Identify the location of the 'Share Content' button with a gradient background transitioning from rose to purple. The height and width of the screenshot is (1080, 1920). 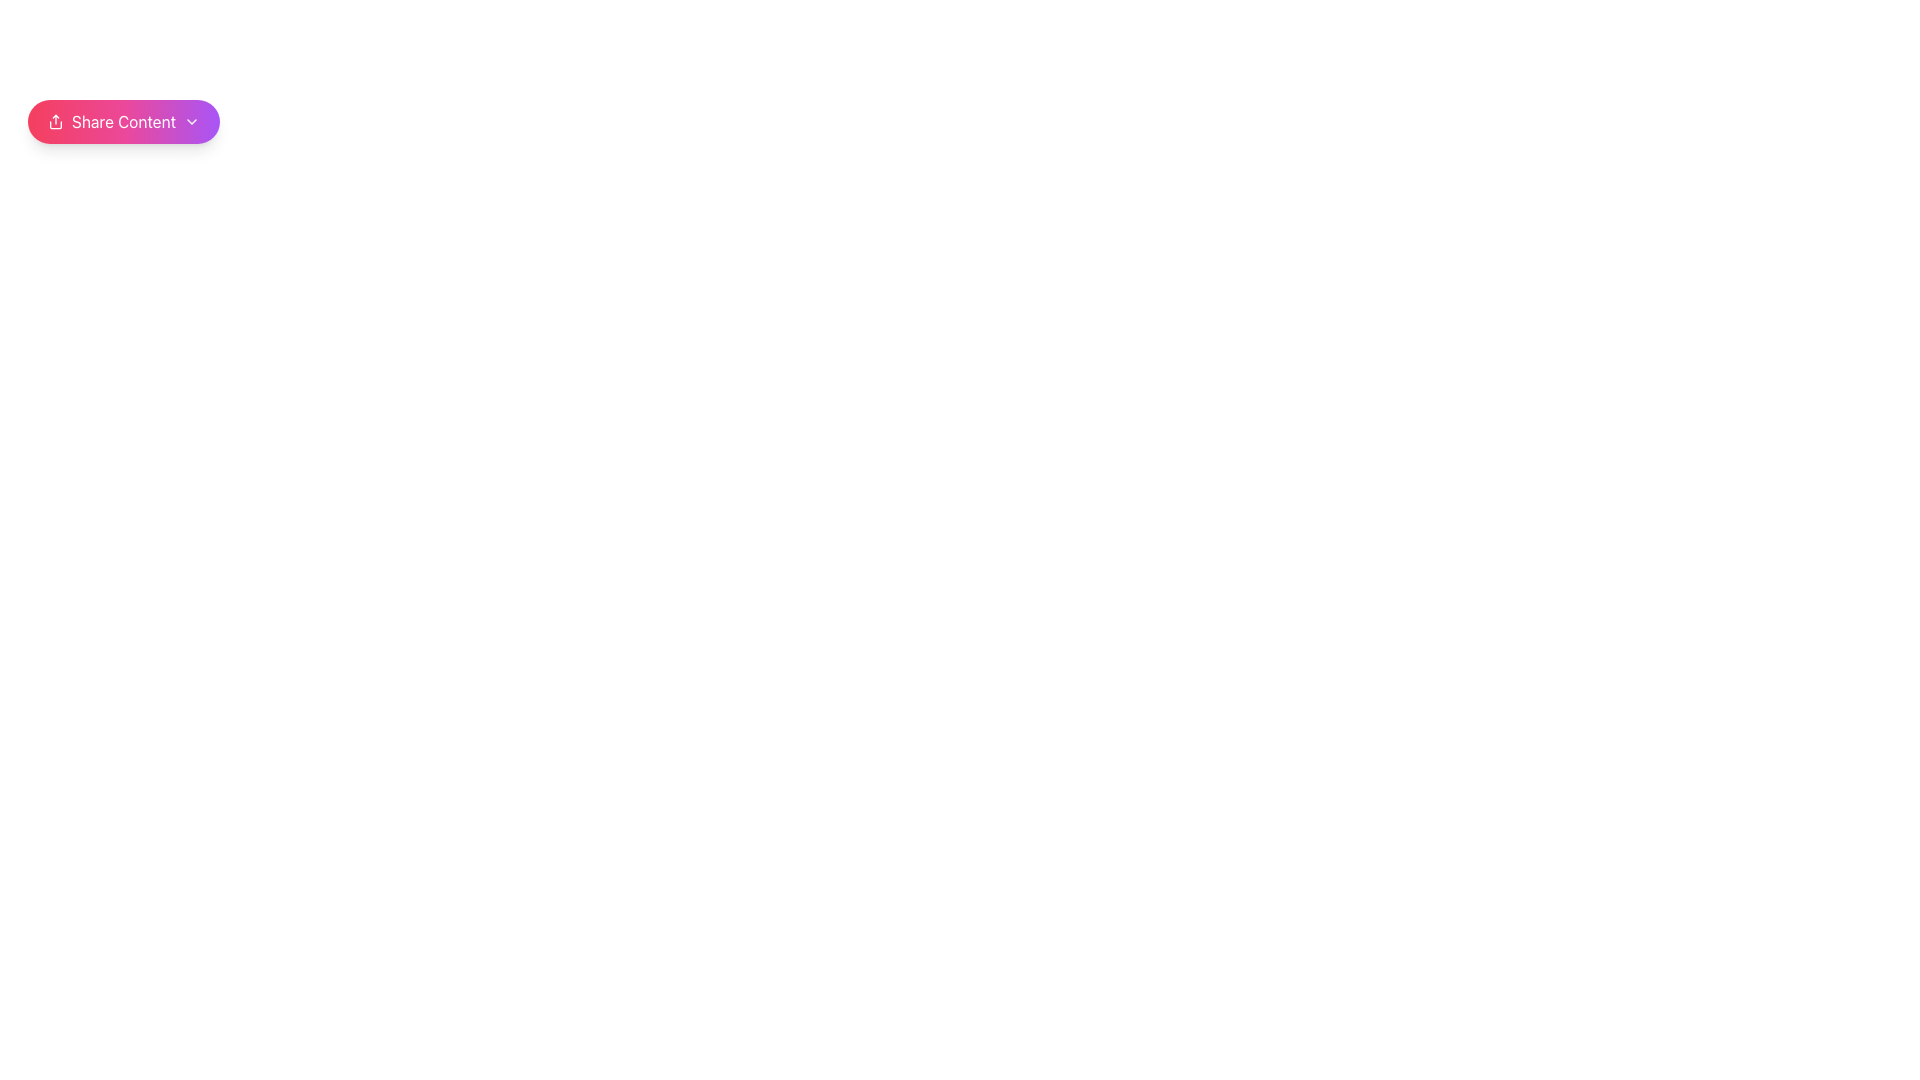
(123, 122).